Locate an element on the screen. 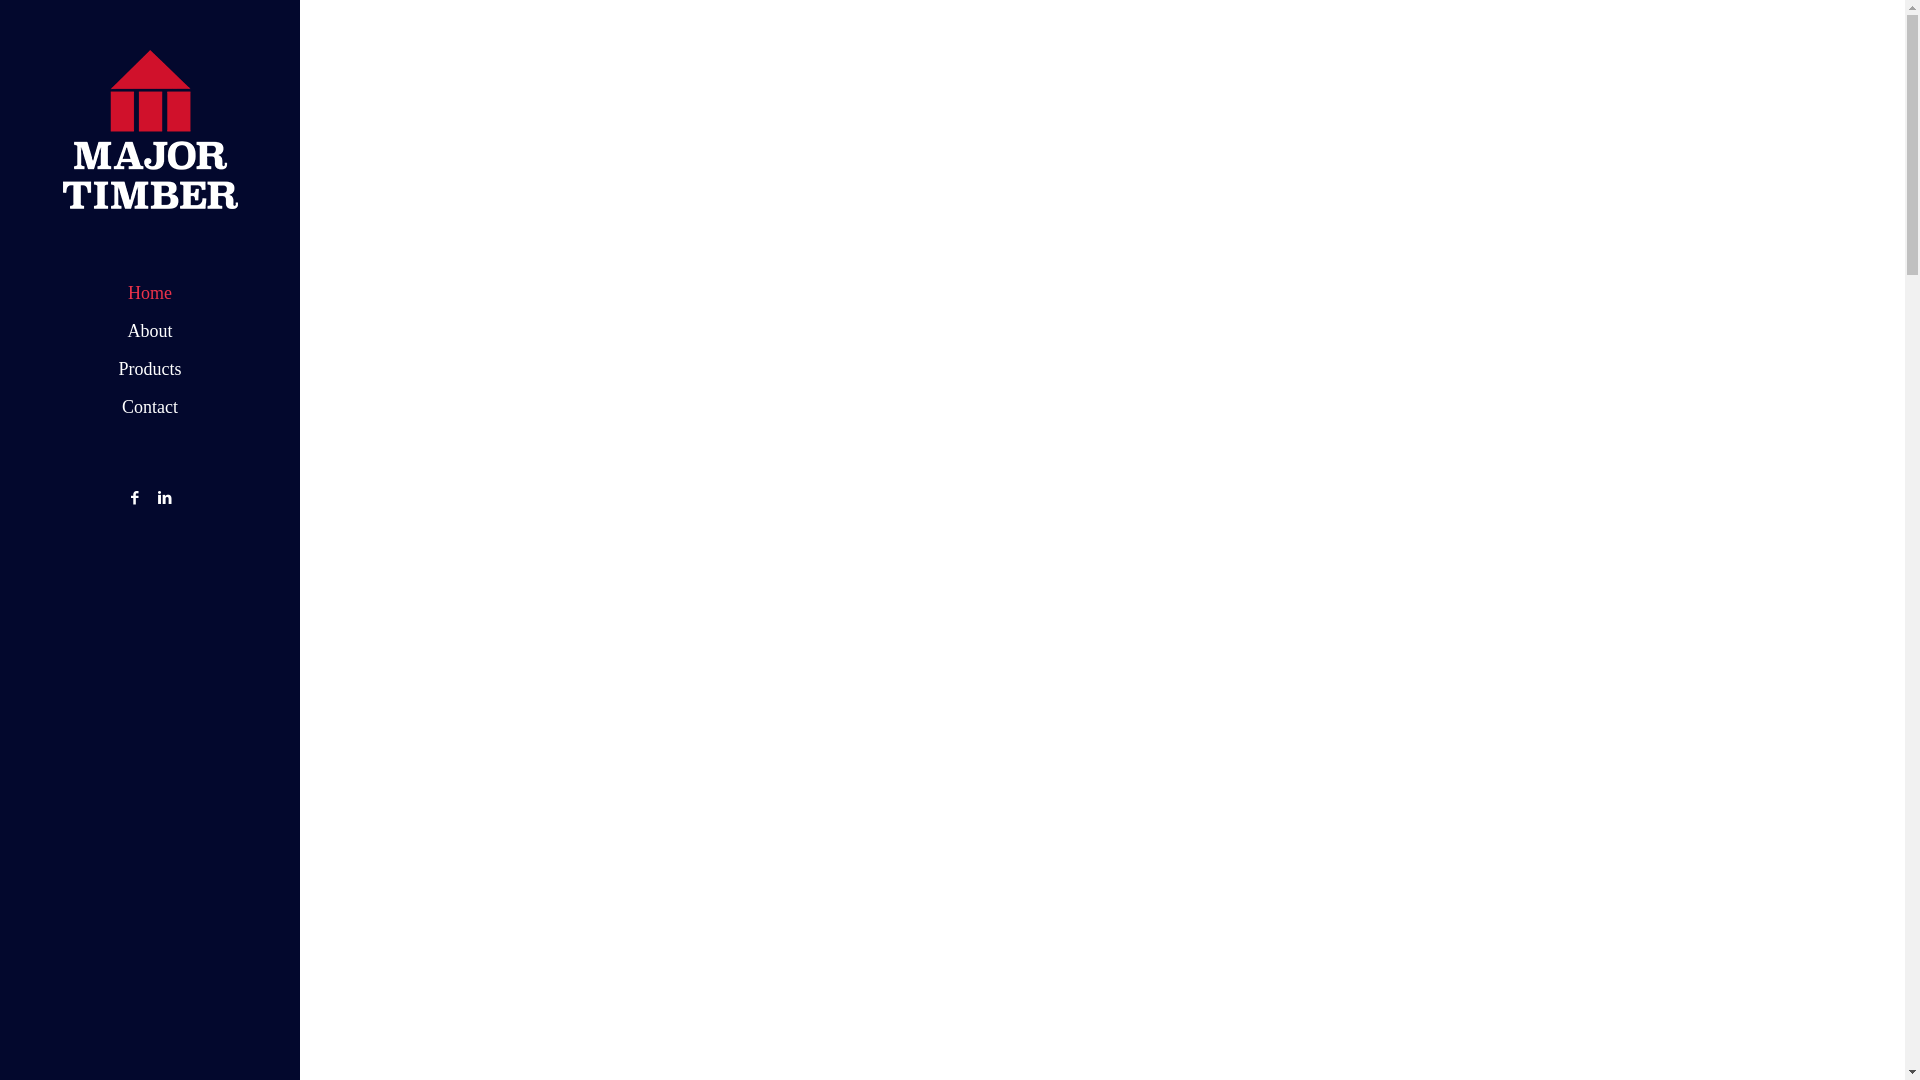 This screenshot has width=1920, height=1080. 'Major Timber' is located at coordinates (0, 129).